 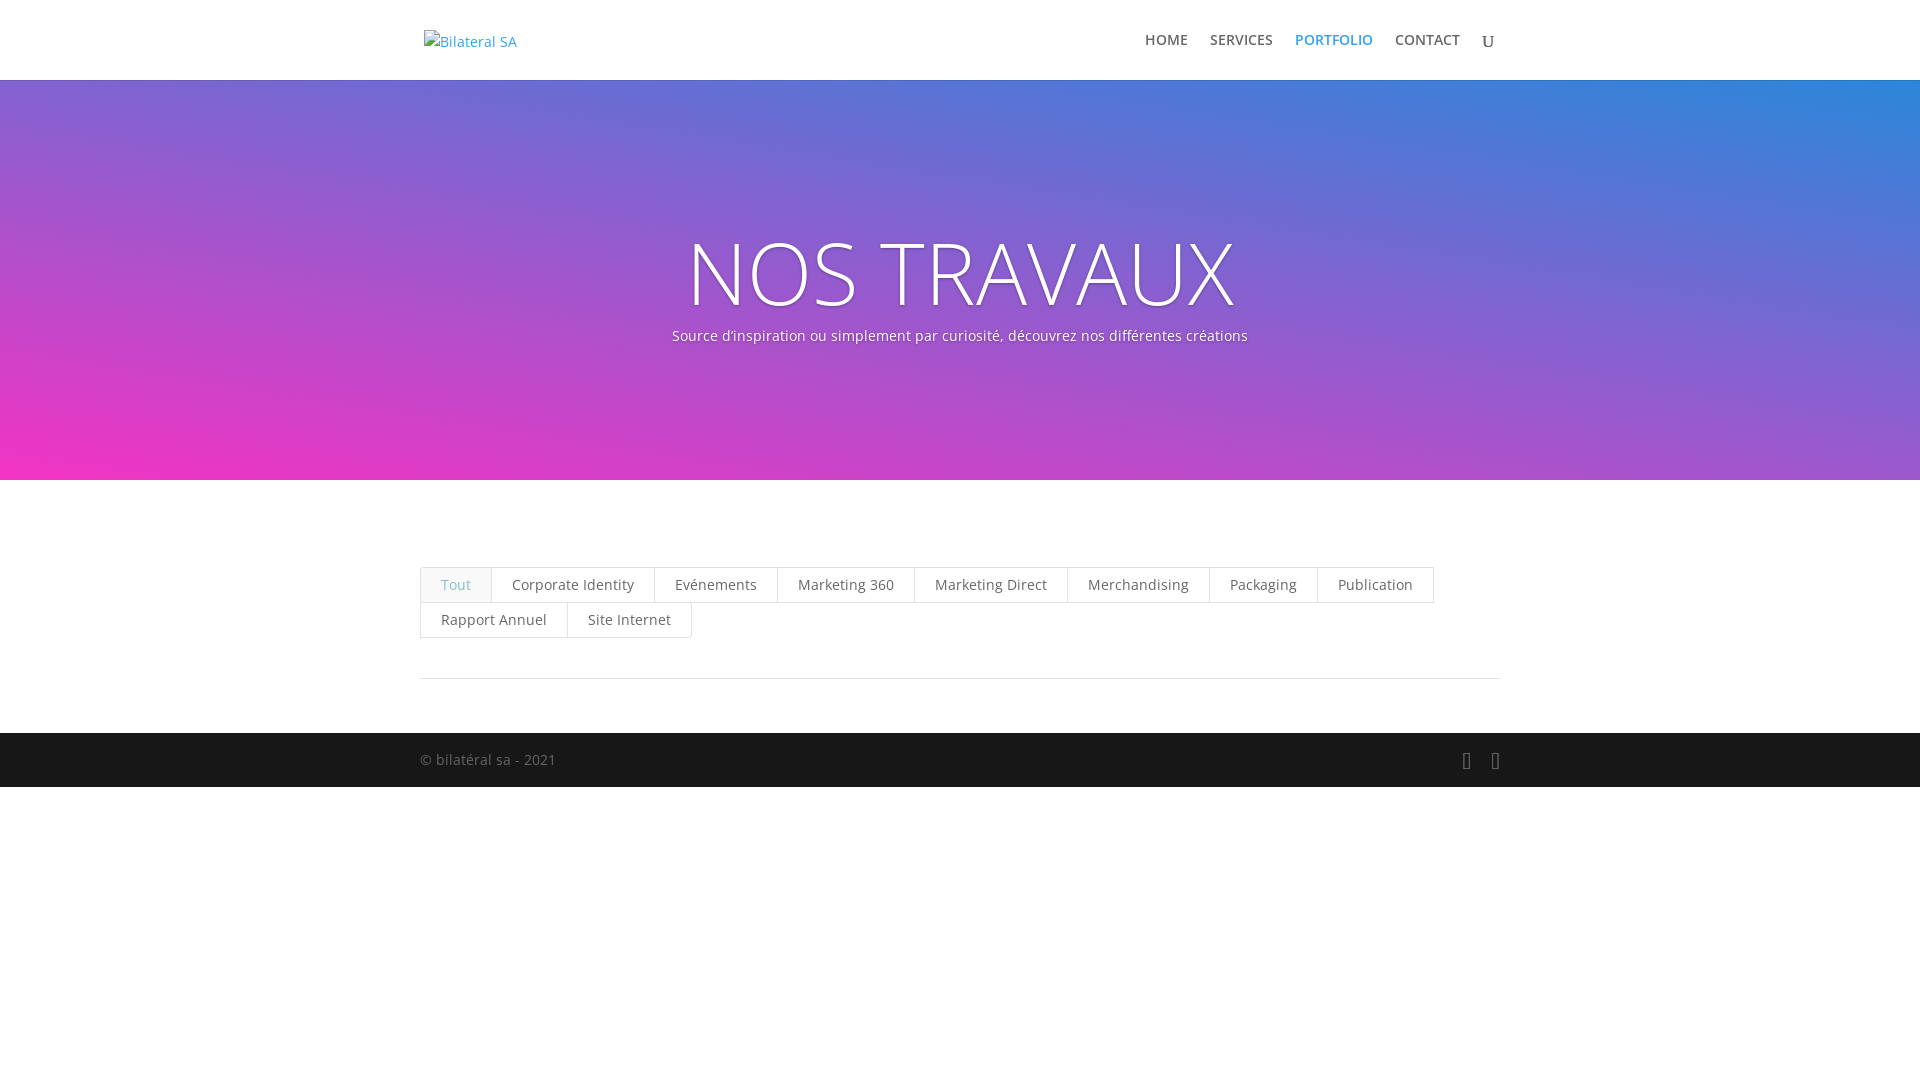 I want to click on 'SERVICES', so click(x=1240, y=55).